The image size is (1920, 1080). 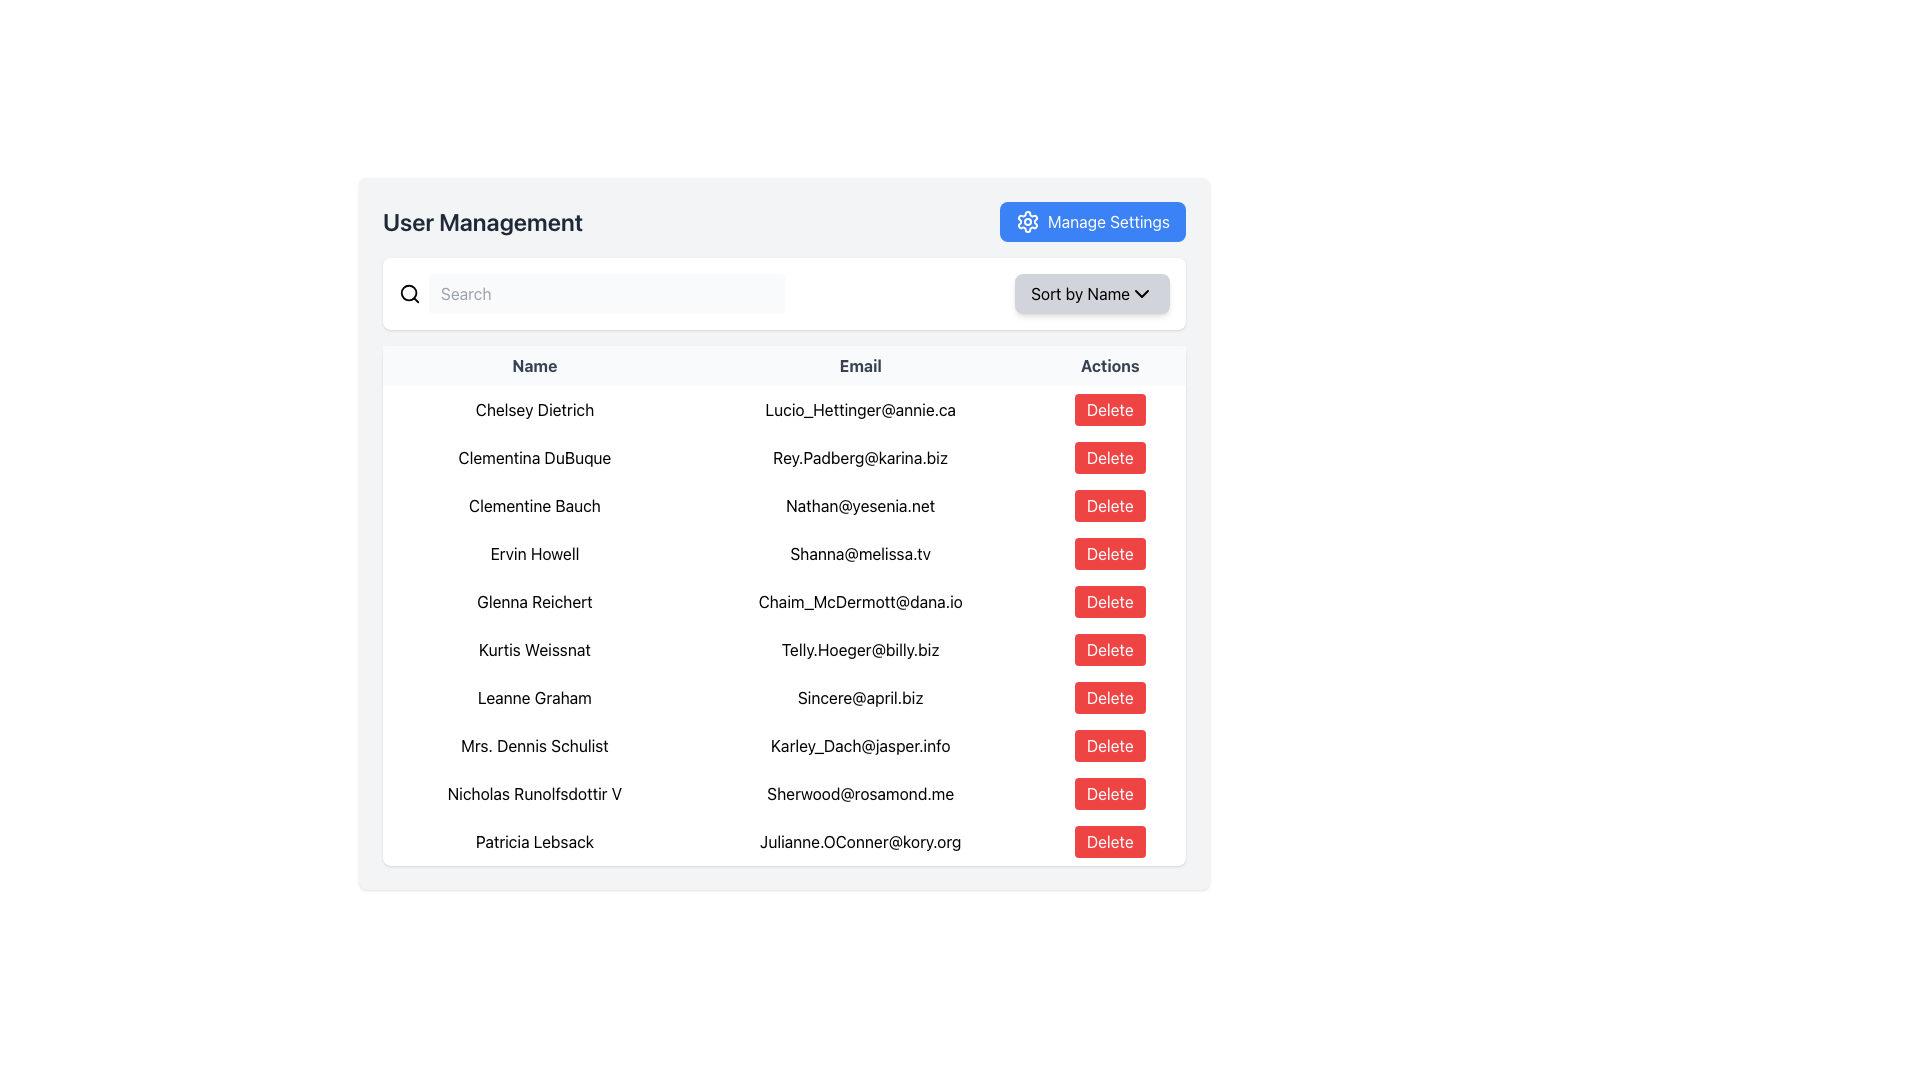 I want to click on the delete button in the 'Actions' column associated with the row of 'Chaim_McDermott@dana.io' and 'Glenna Reichert', so click(x=1109, y=600).